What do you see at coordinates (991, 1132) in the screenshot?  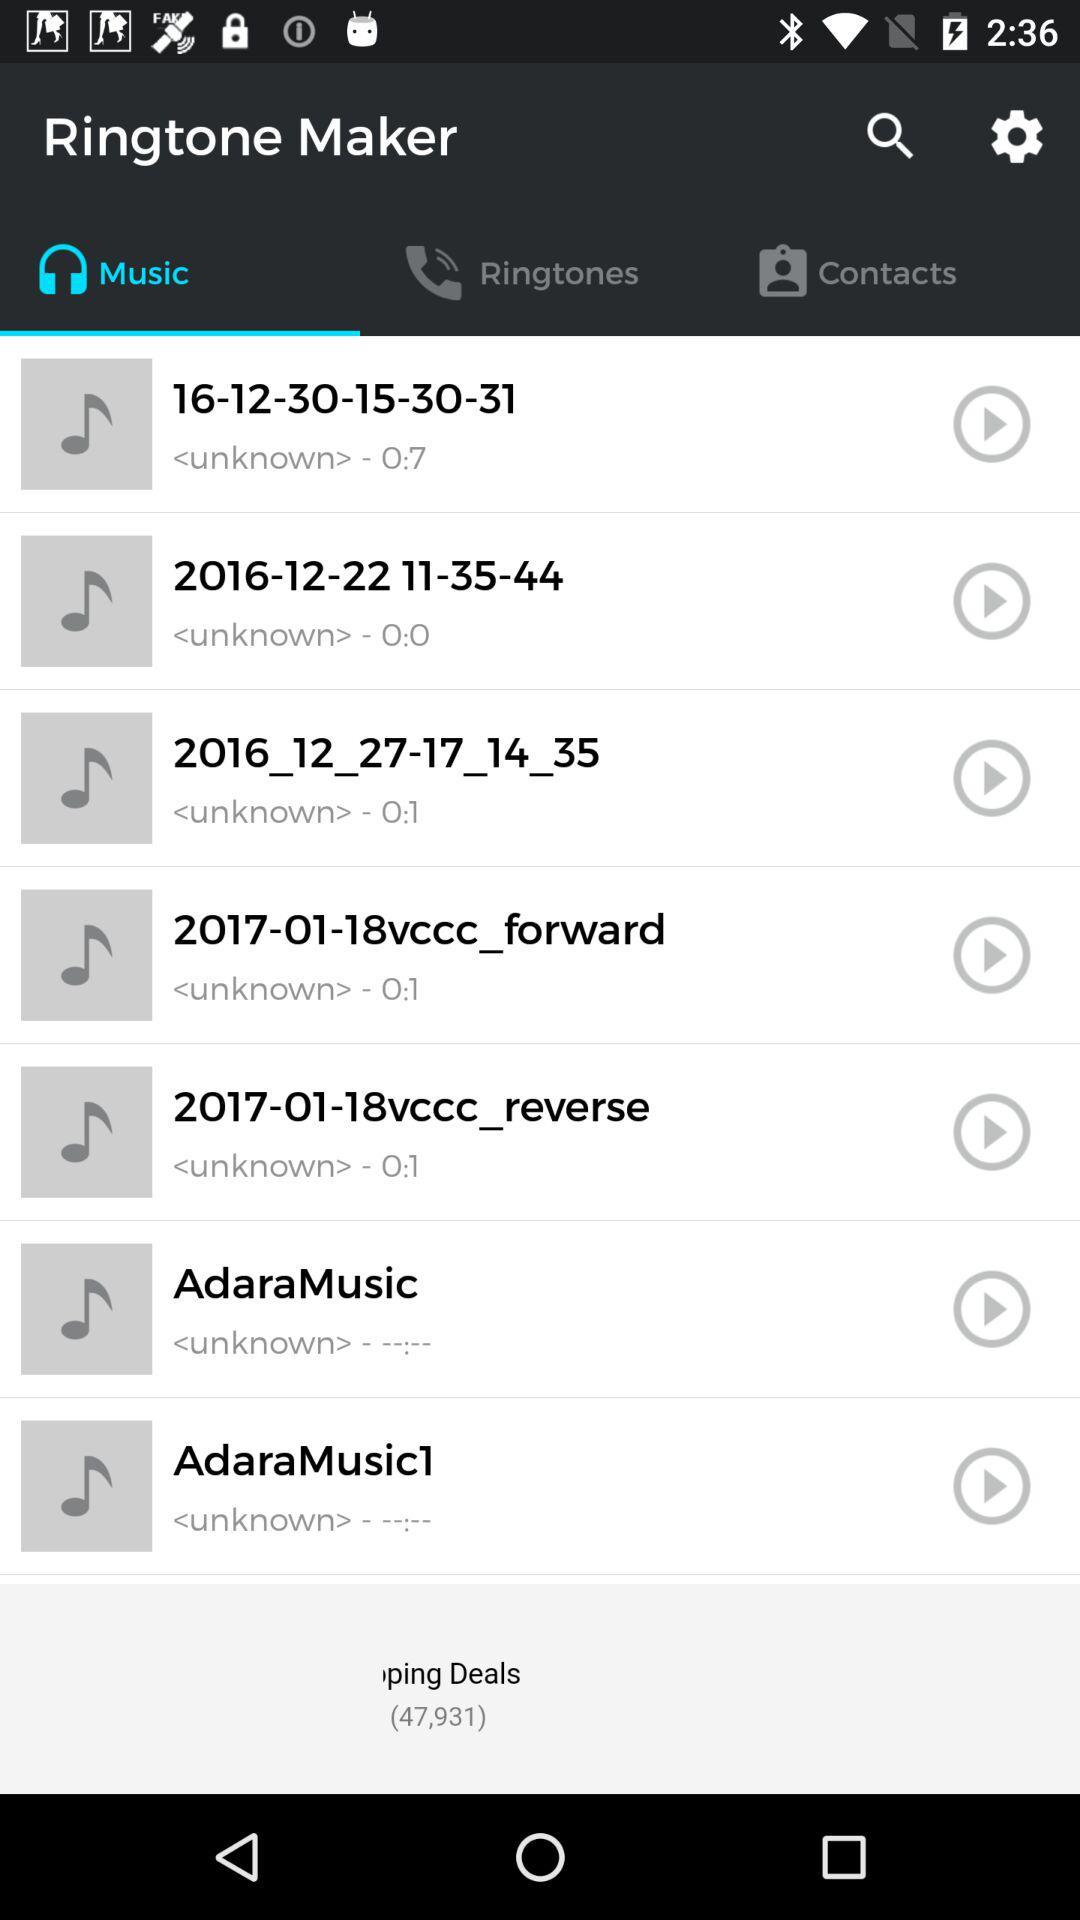 I see `play` at bounding box center [991, 1132].